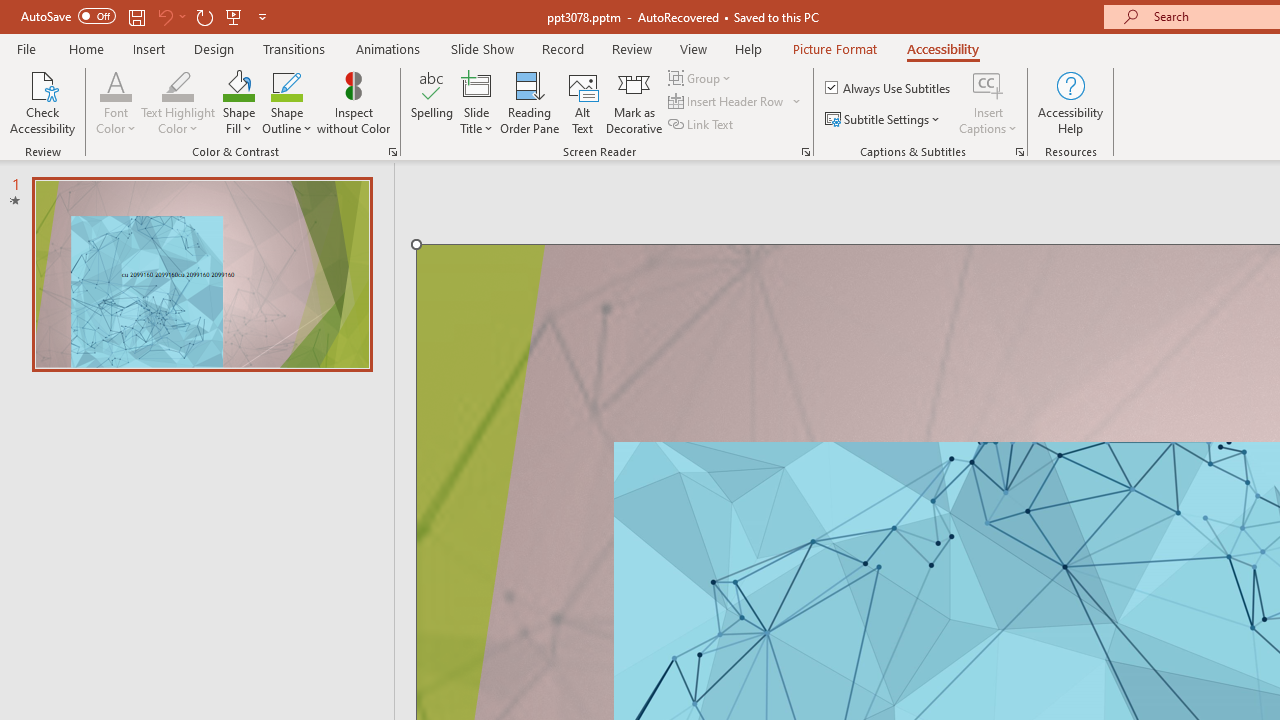 The image size is (1280, 720). I want to click on 'Picture Format', so click(835, 48).